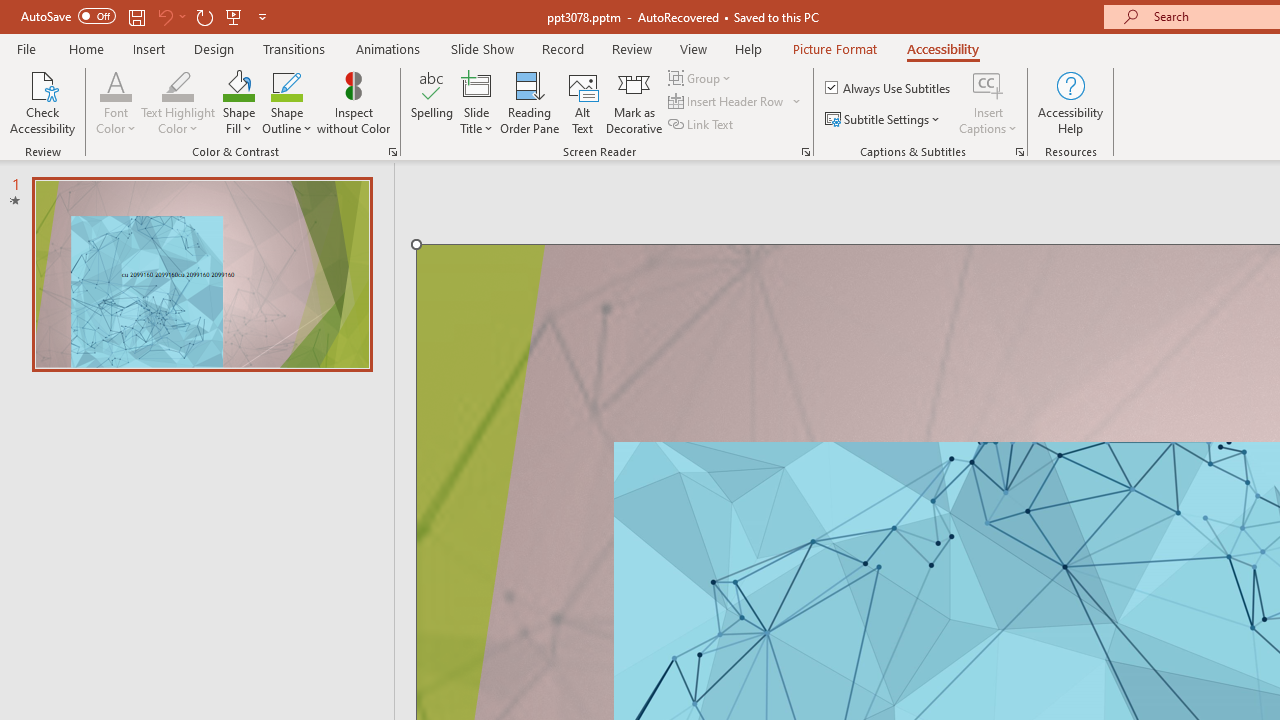 The image size is (1280, 720). I want to click on 'Picture Format', so click(835, 48).